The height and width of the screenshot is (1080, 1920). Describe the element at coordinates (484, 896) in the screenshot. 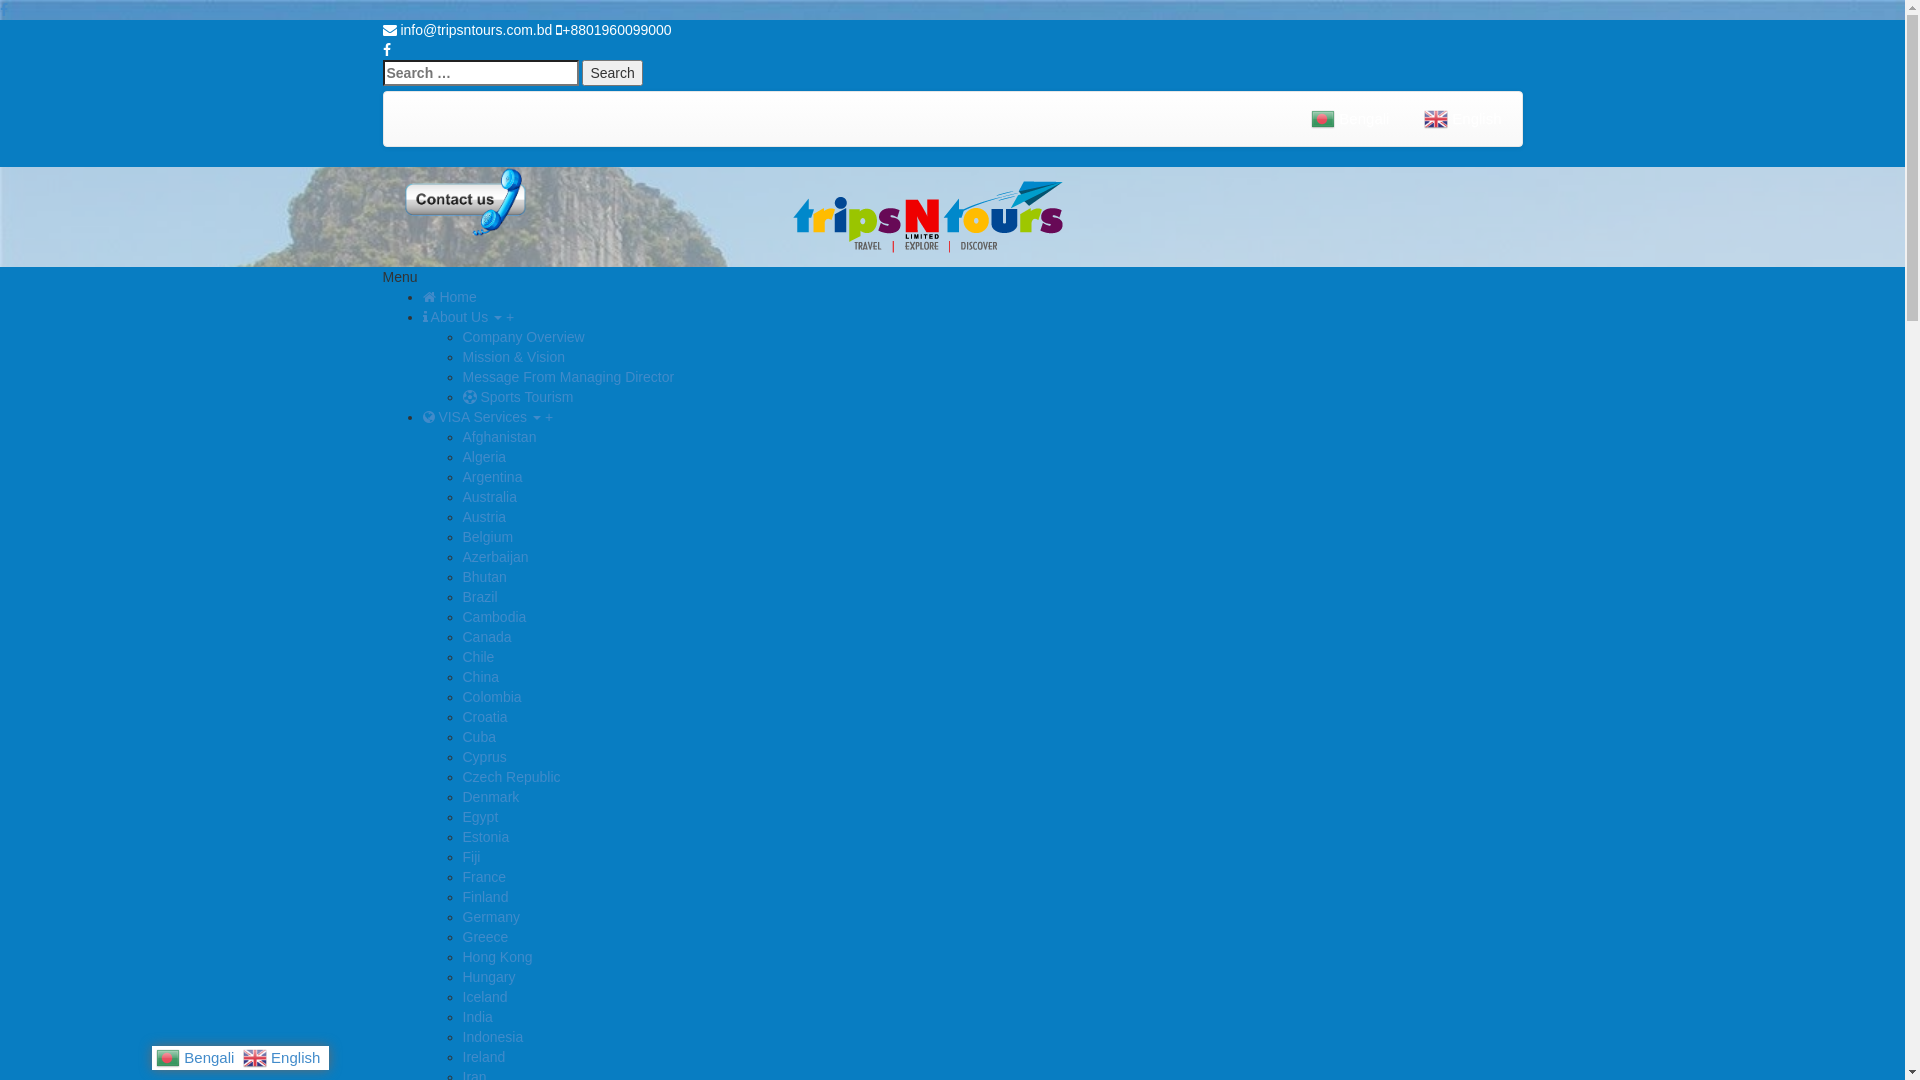

I see `'Finland'` at that location.